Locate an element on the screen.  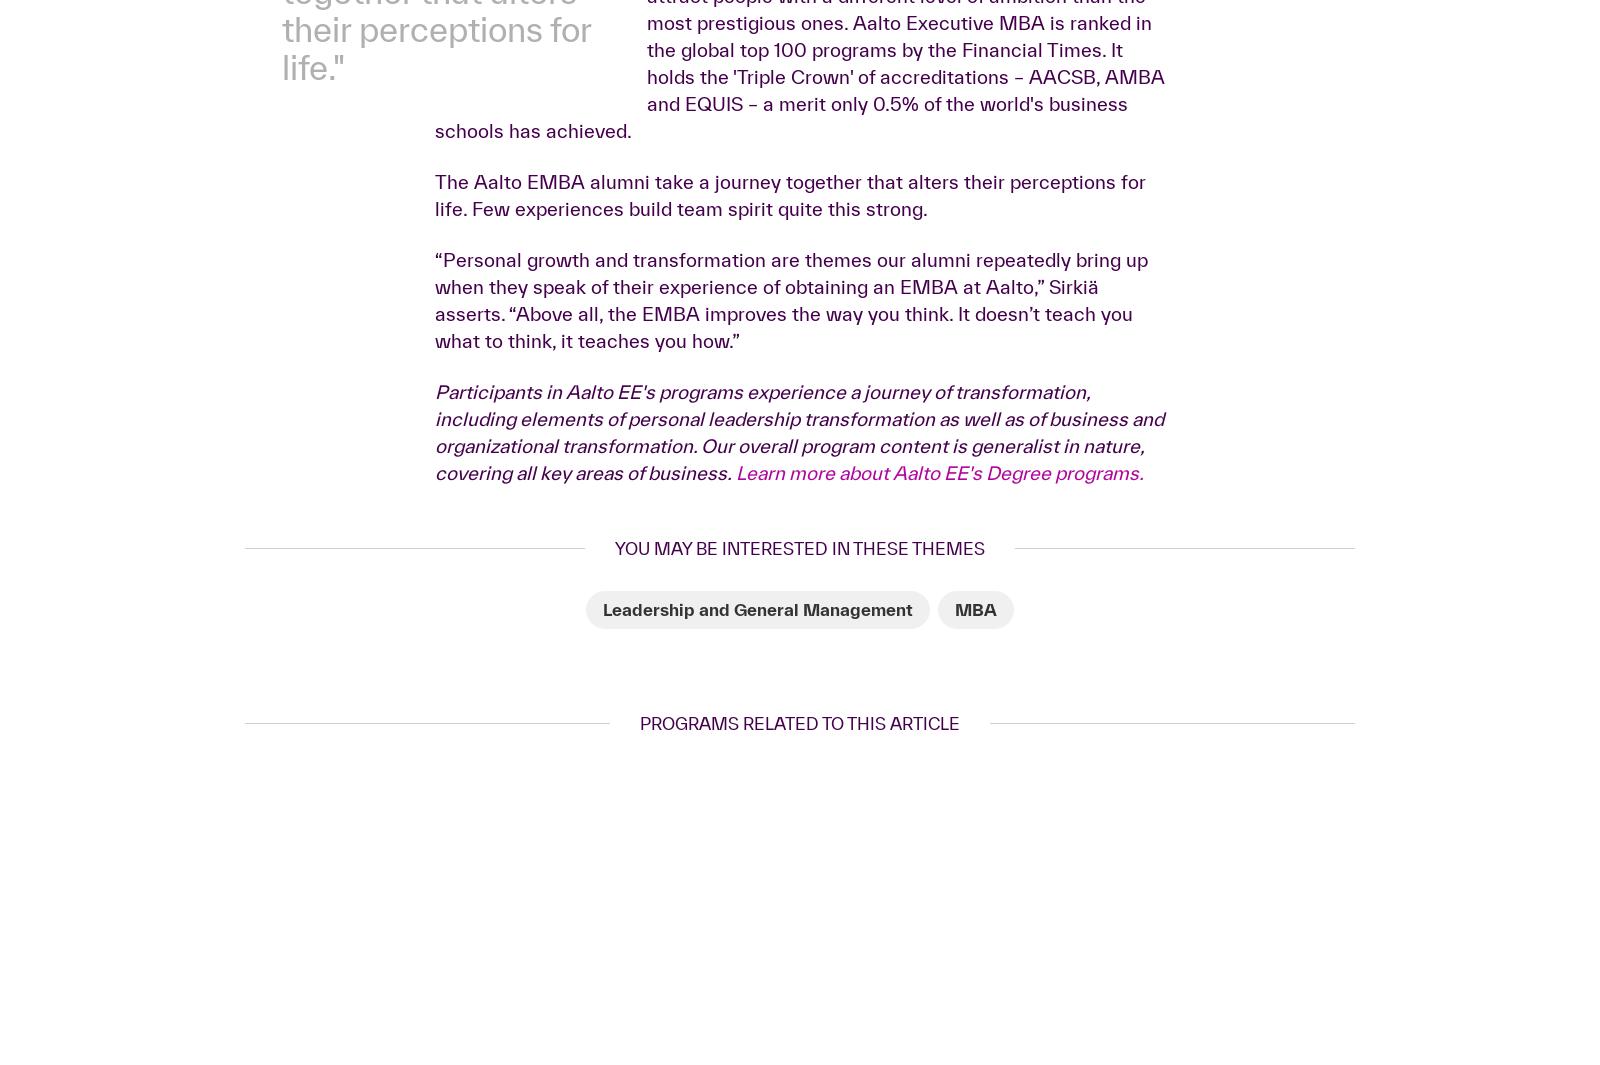
'The Aalto EMBA alumni take a journey together that alters their perceptions for life. Few experiences build team spirit quite this strong.' is located at coordinates (434, 509).